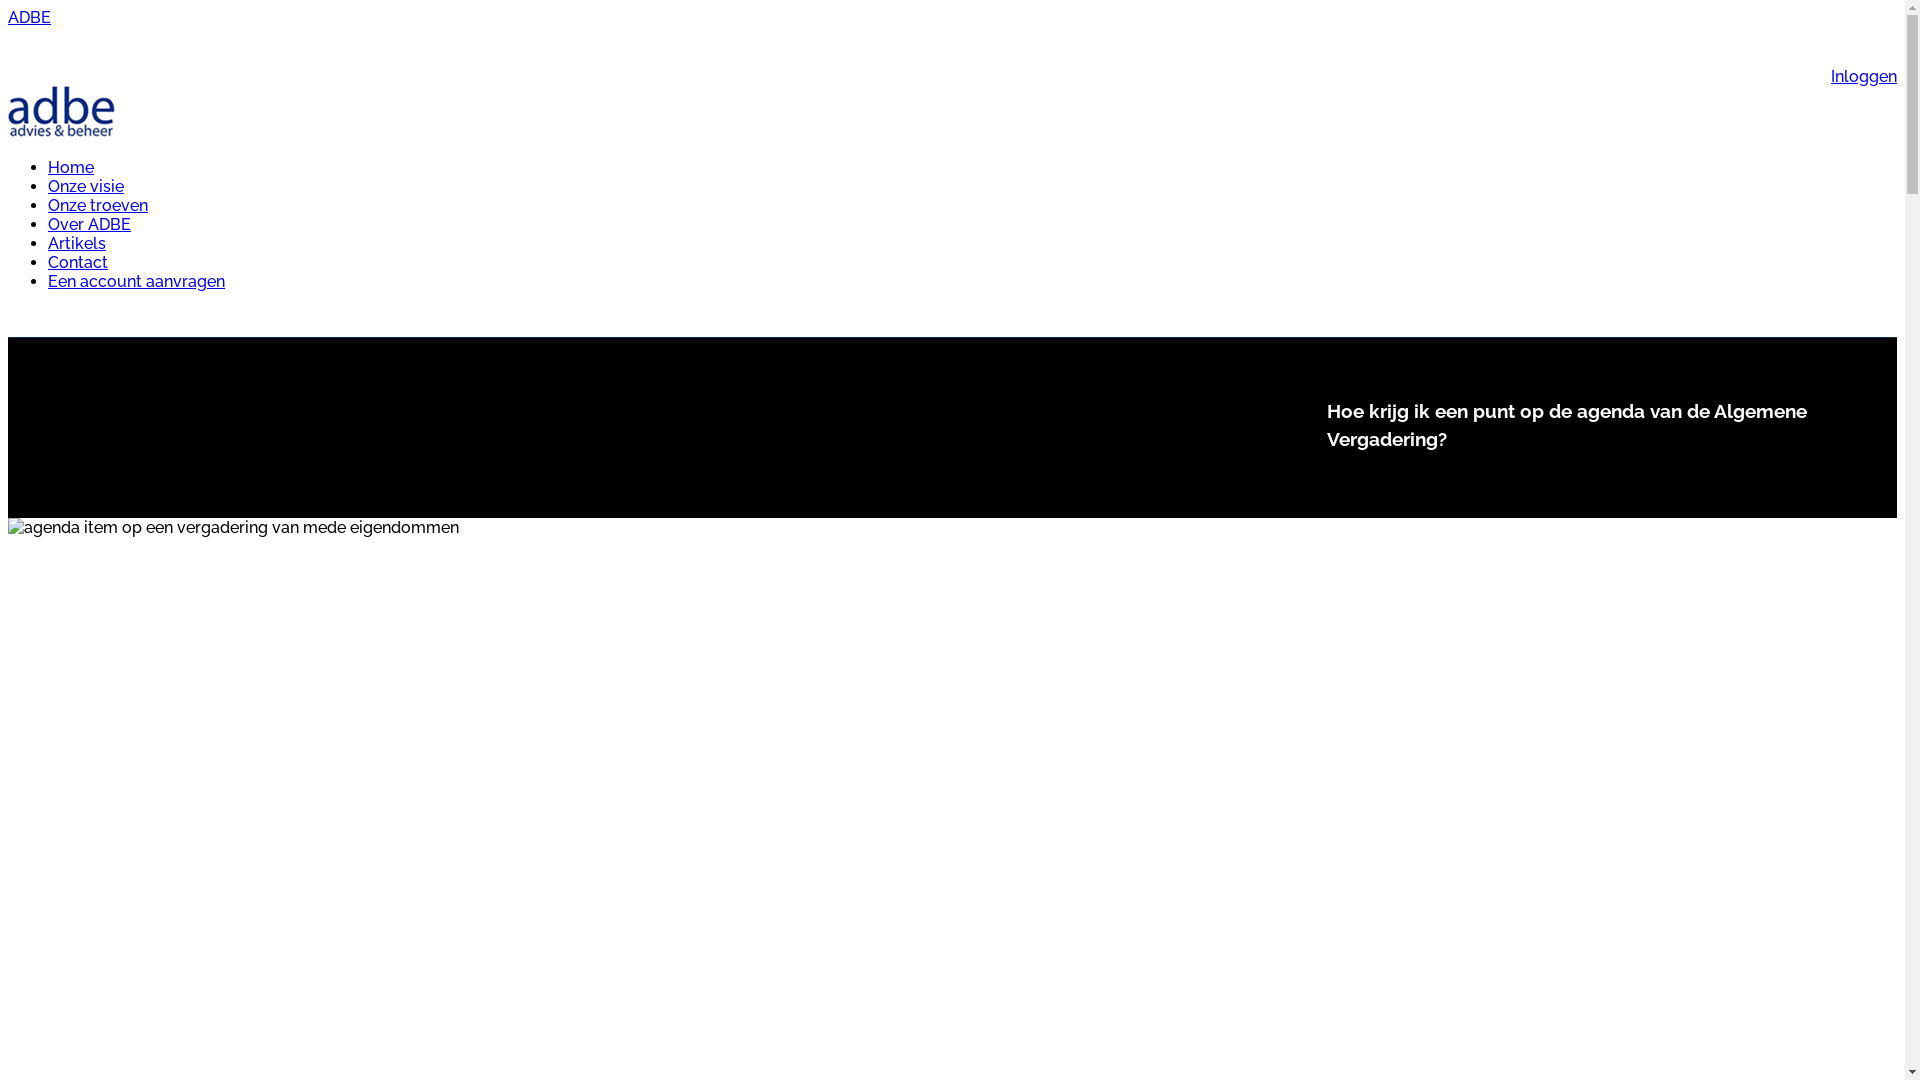  Describe the element at coordinates (1830, 75) in the screenshot. I see `'Inloggen'` at that location.